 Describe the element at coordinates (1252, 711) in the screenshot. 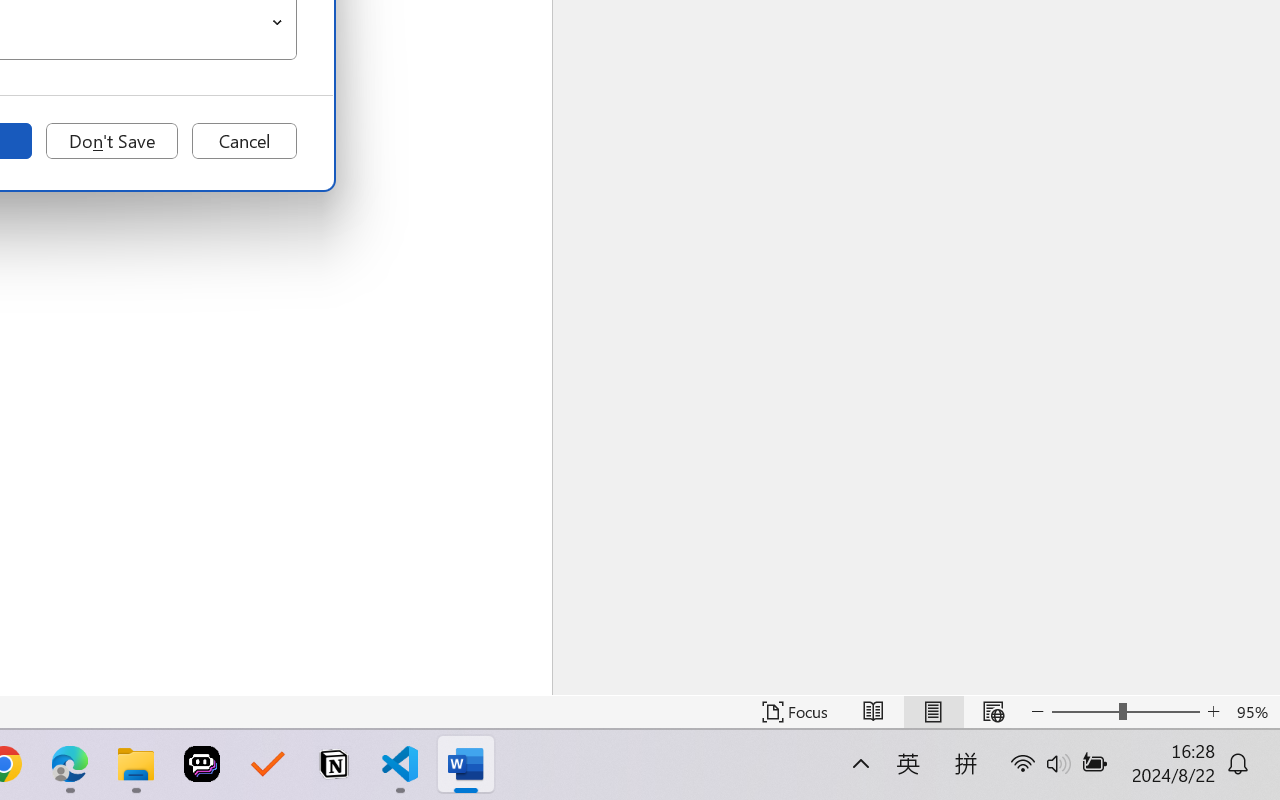

I see `'Zoom 95%'` at that location.